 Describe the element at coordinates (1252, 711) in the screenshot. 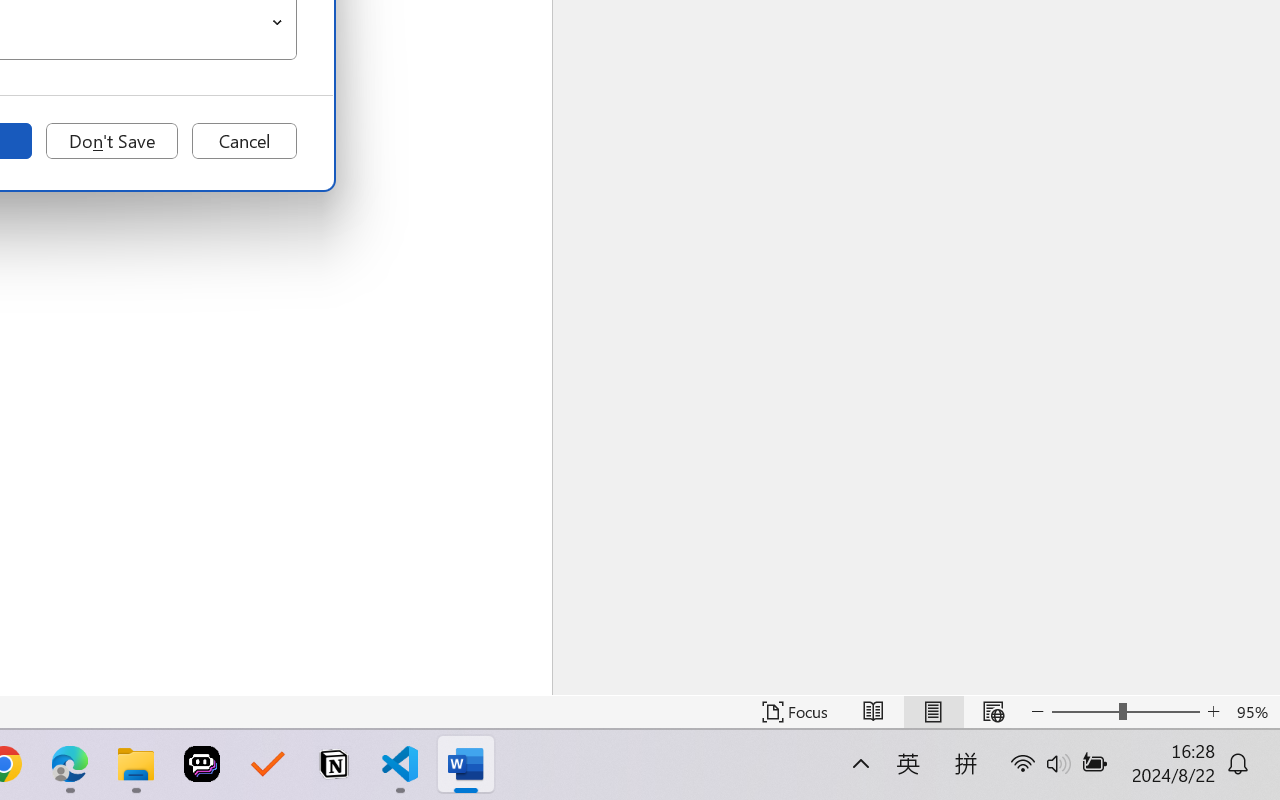

I see `'Zoom 95%'` at that location.